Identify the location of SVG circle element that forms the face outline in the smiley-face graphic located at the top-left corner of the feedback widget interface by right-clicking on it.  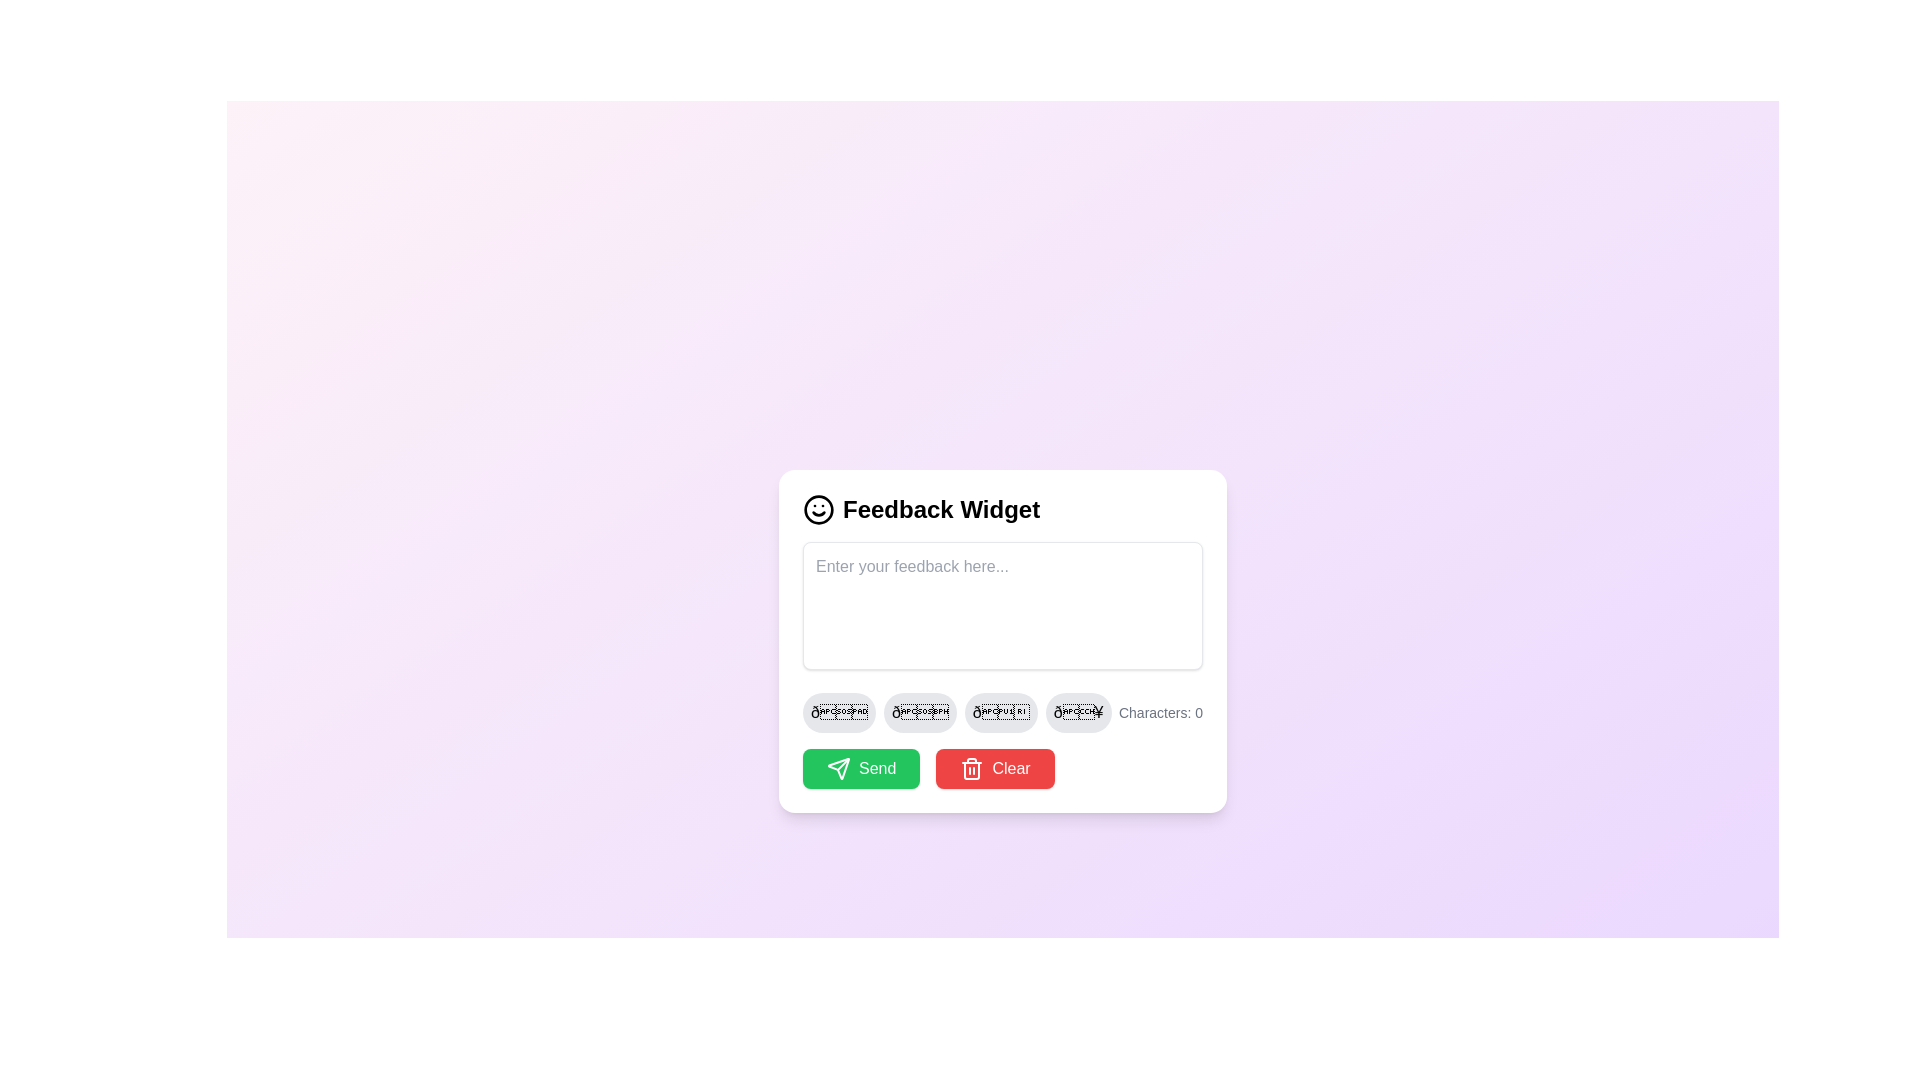
(819, 508).